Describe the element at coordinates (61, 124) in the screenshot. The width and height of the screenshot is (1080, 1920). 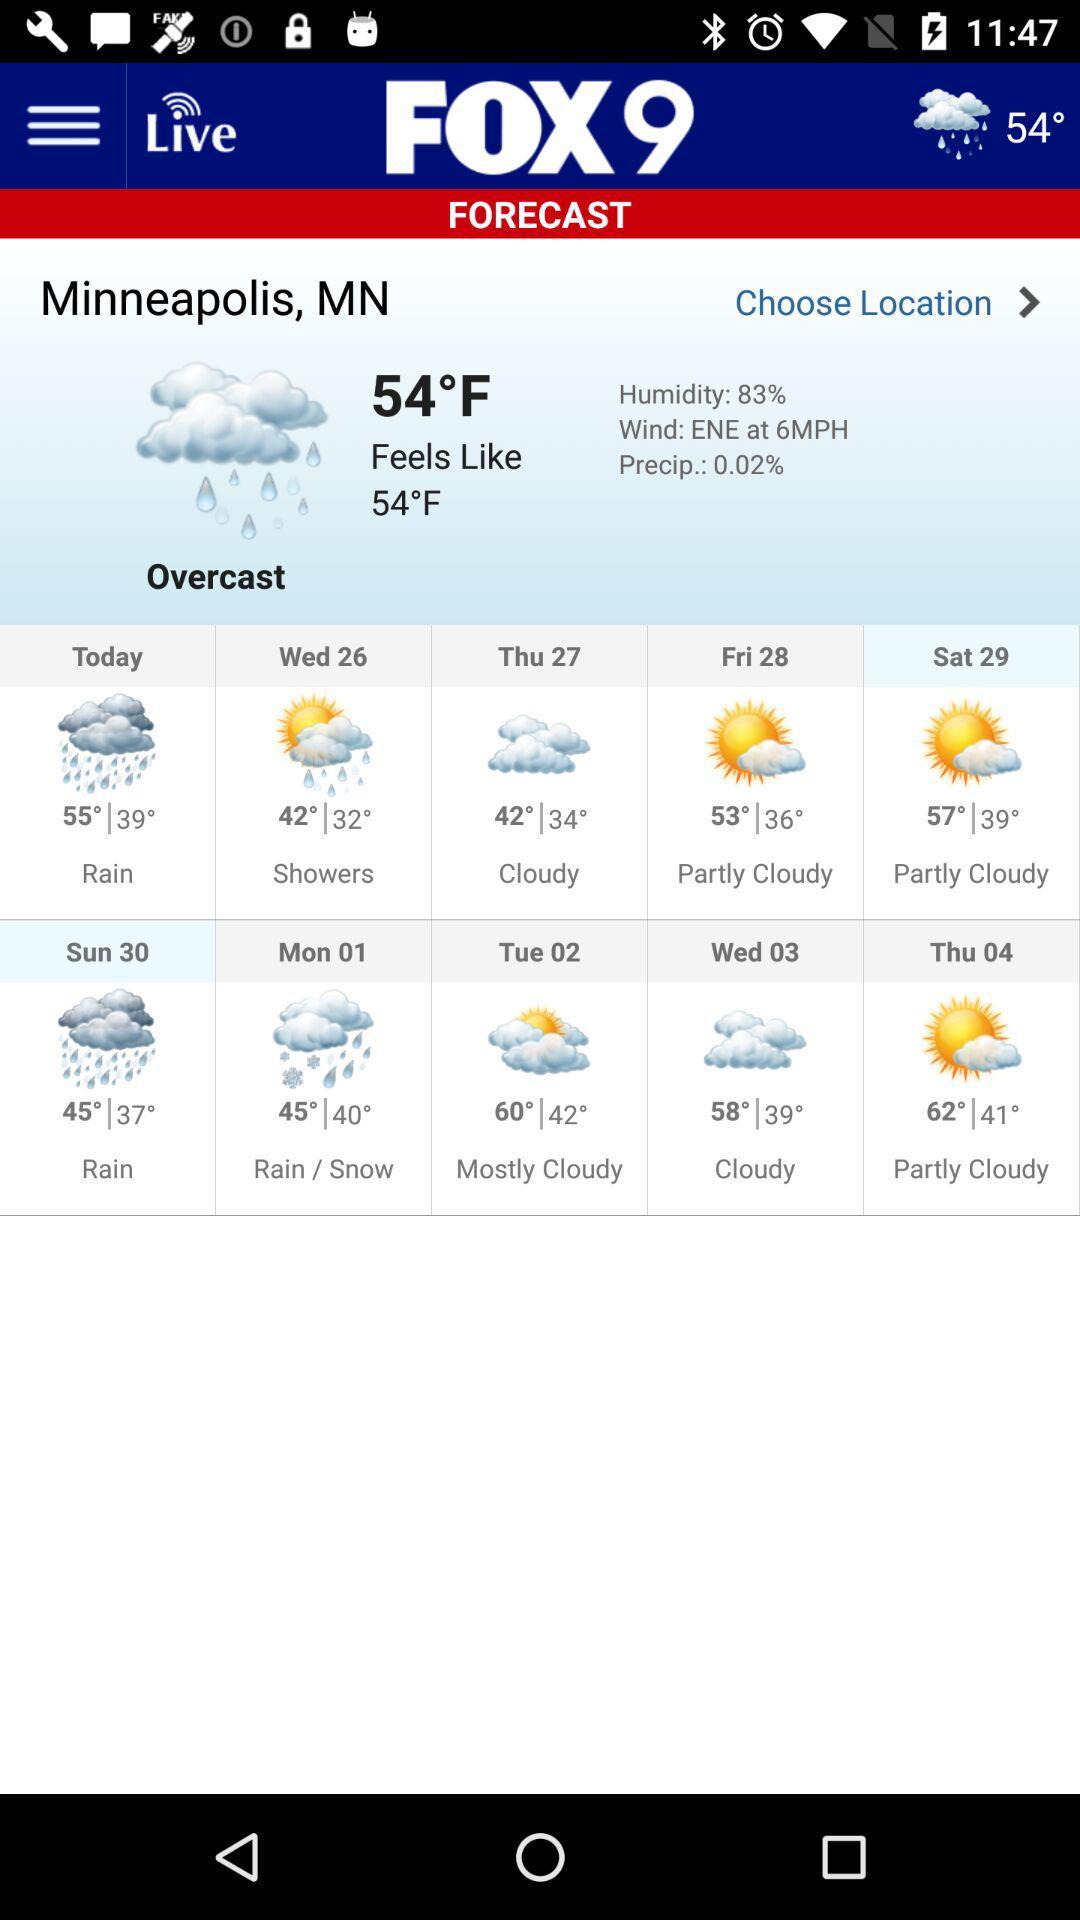
I see `the menu icon` at that location.